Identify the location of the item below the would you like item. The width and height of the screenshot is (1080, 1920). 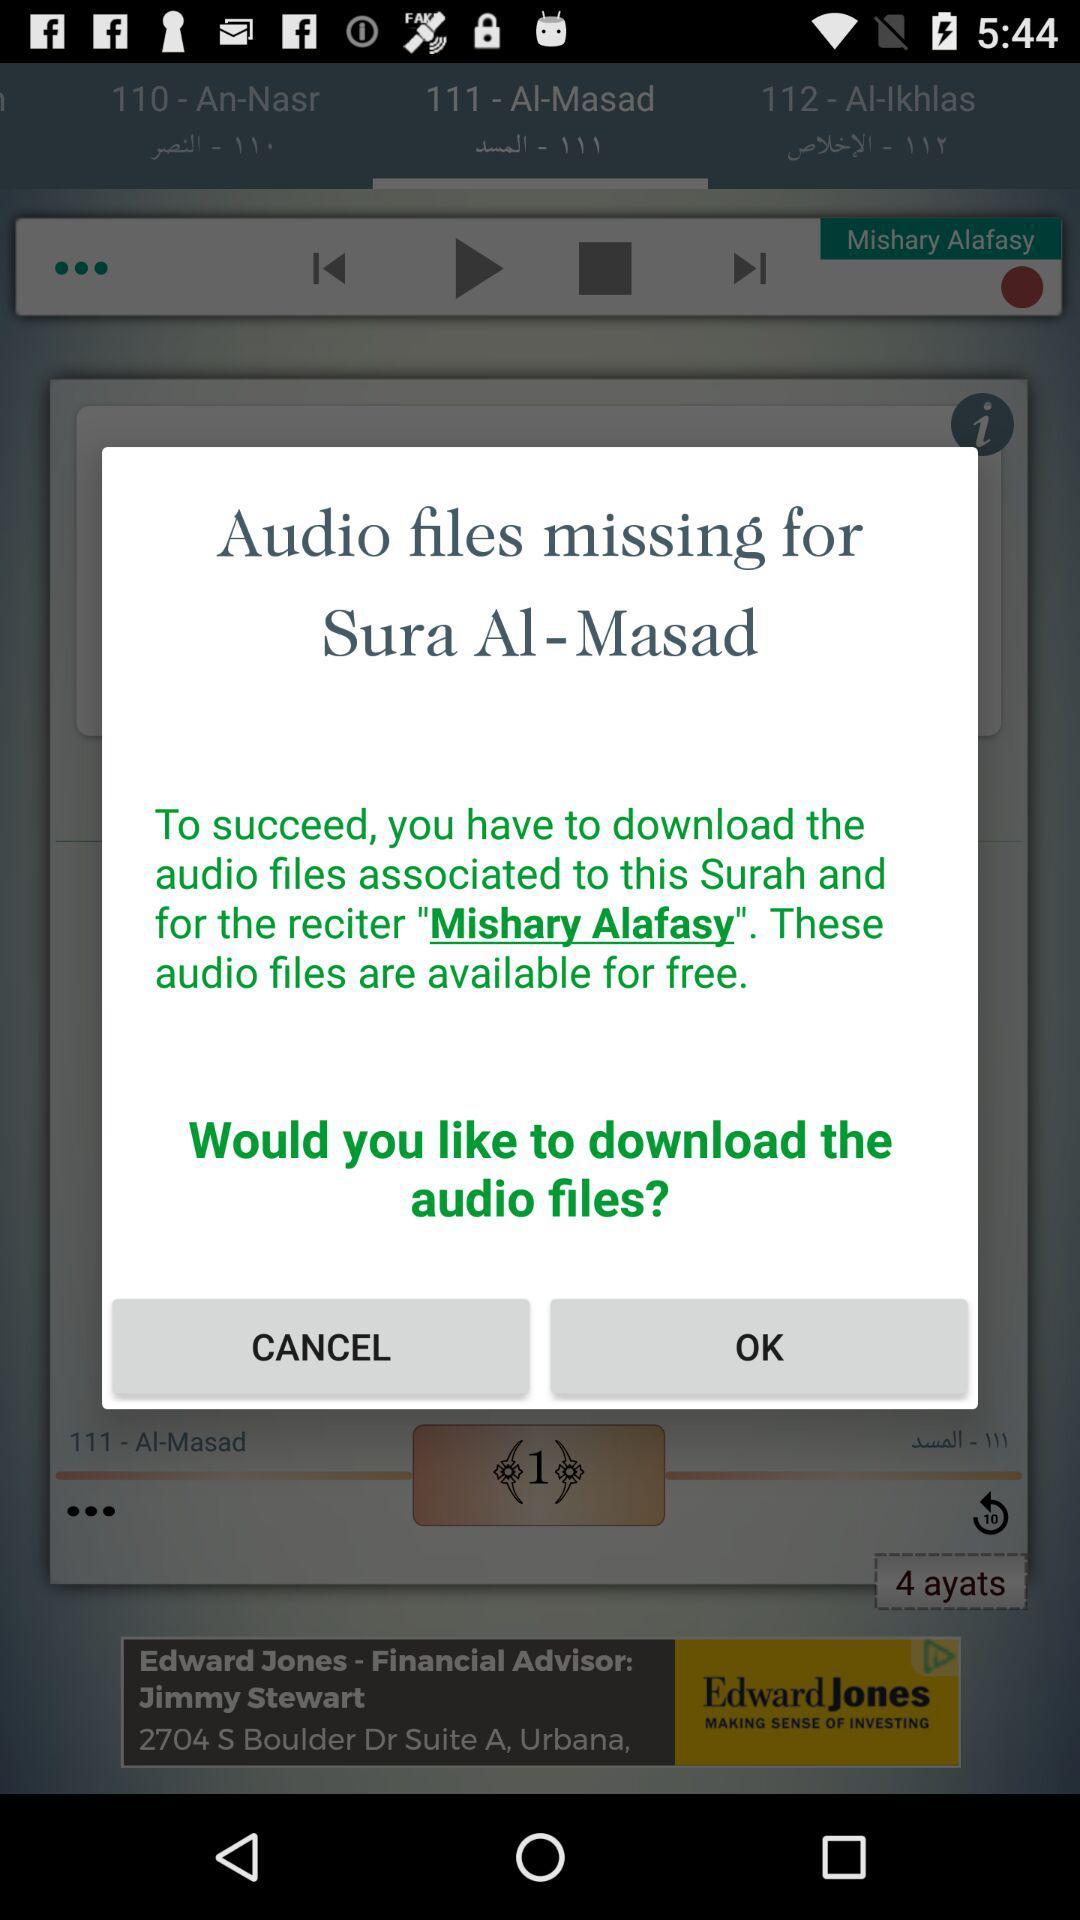
(319, 1346).